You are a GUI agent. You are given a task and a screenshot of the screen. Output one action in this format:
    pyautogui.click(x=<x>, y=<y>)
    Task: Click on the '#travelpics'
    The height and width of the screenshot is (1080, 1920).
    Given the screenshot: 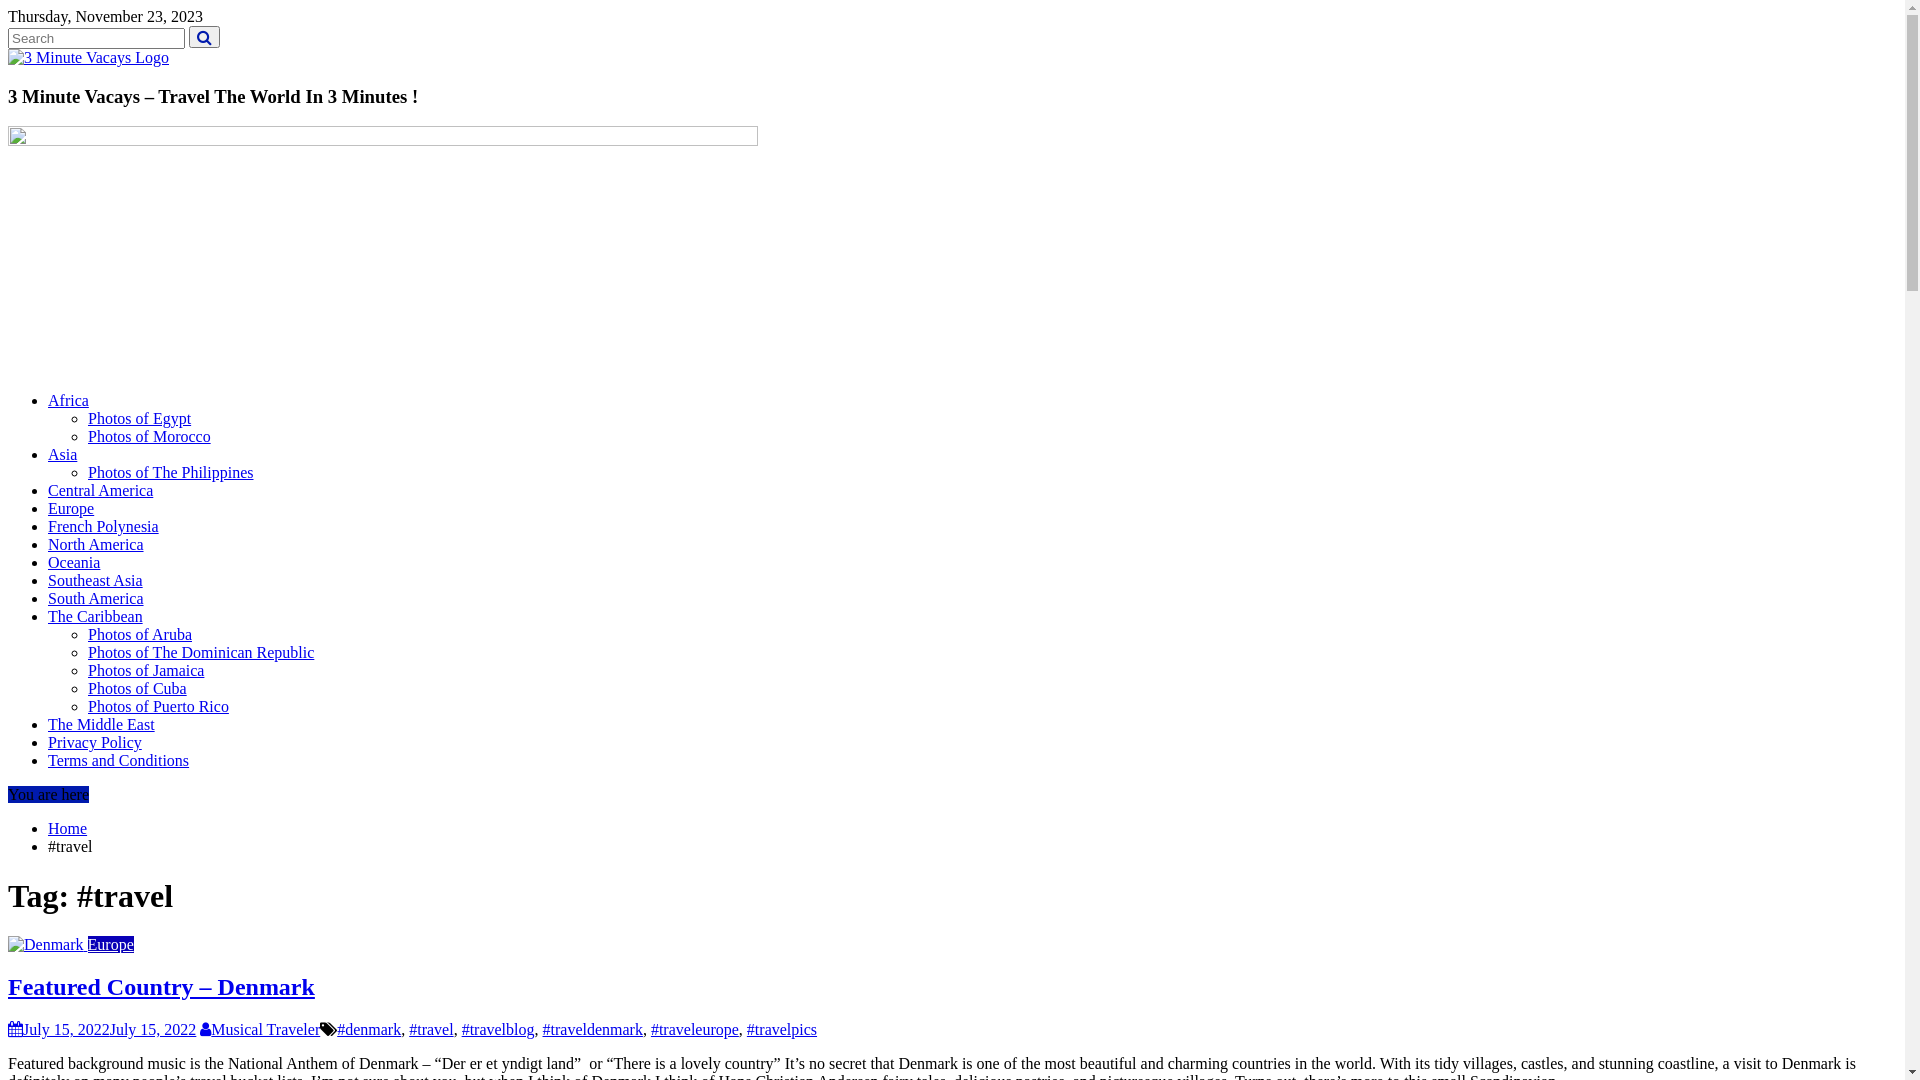 What is the action you would take?
    pyautogui.click(x=781, y=1029)
    